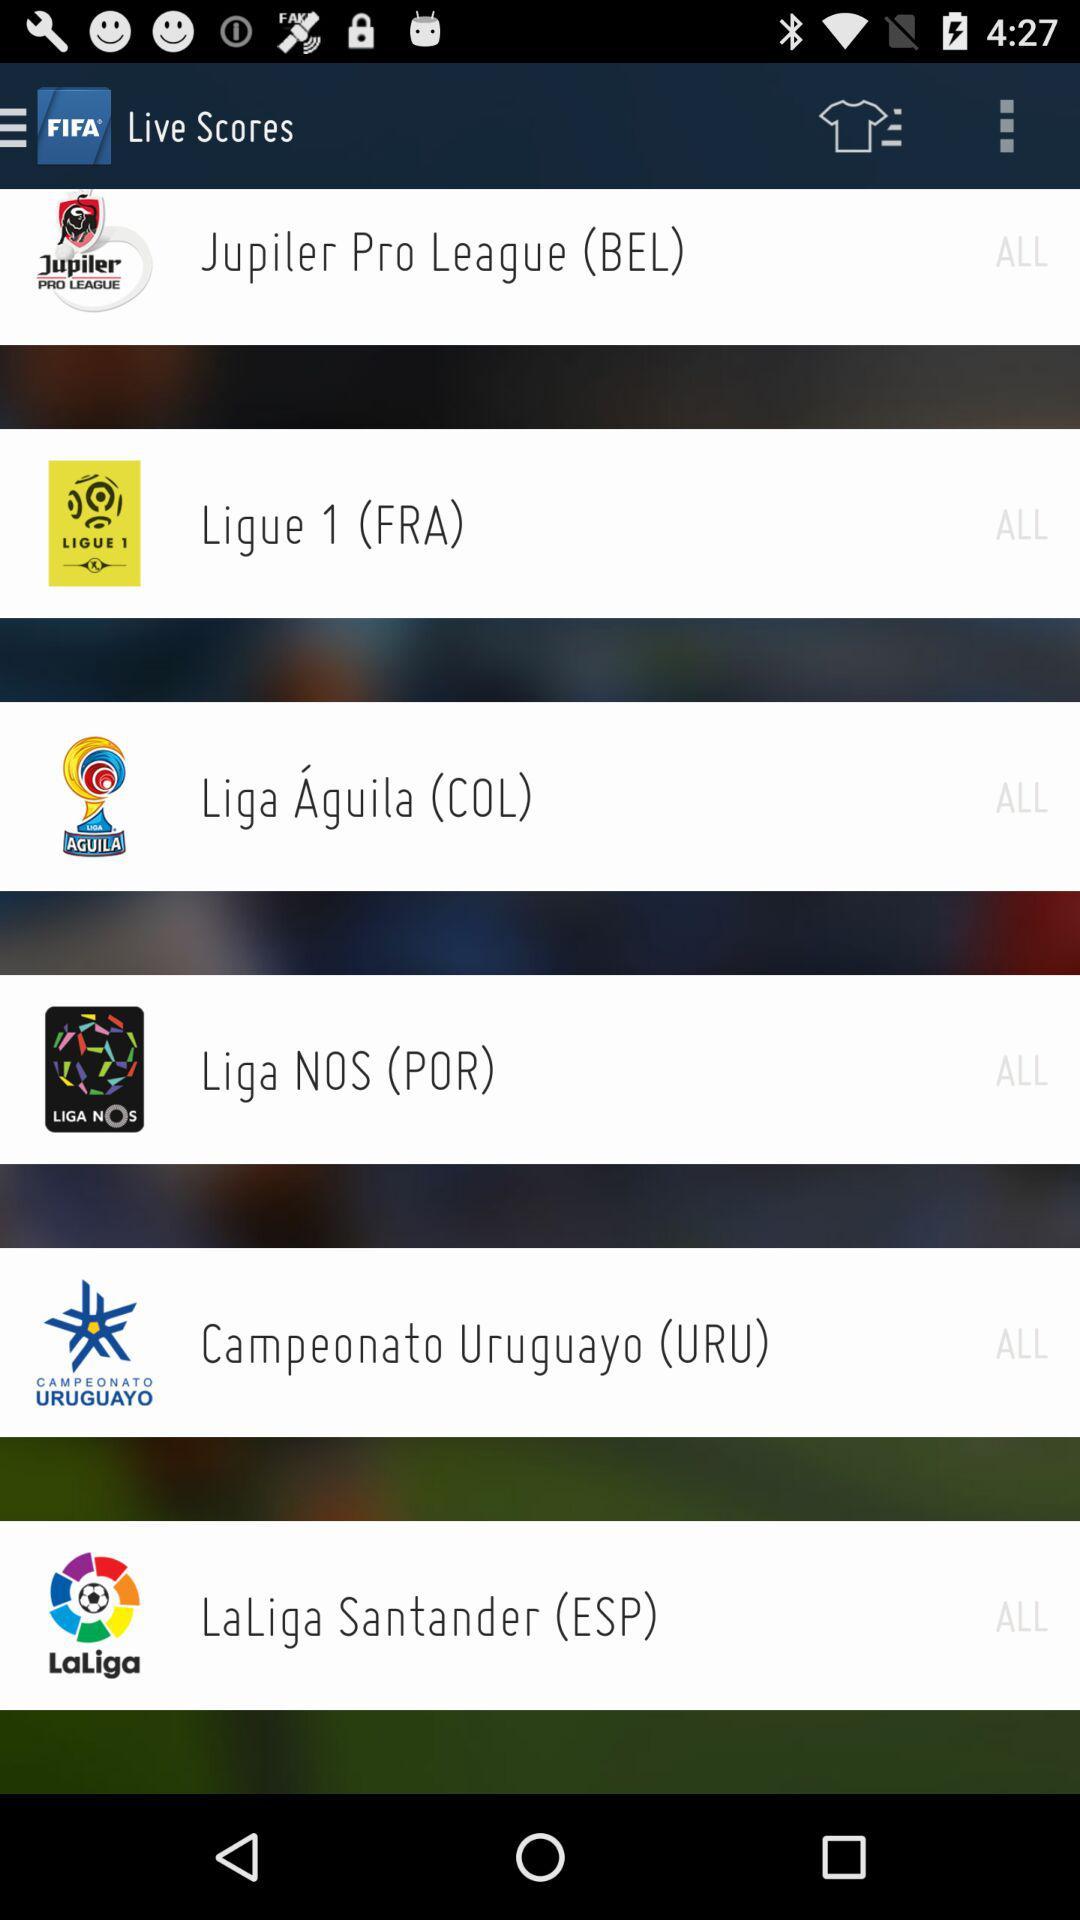  What do you see at coordinates (596, 1068) in the screenshot?
I see `the liga nos (por) item` at bounding box center [596, 1068].